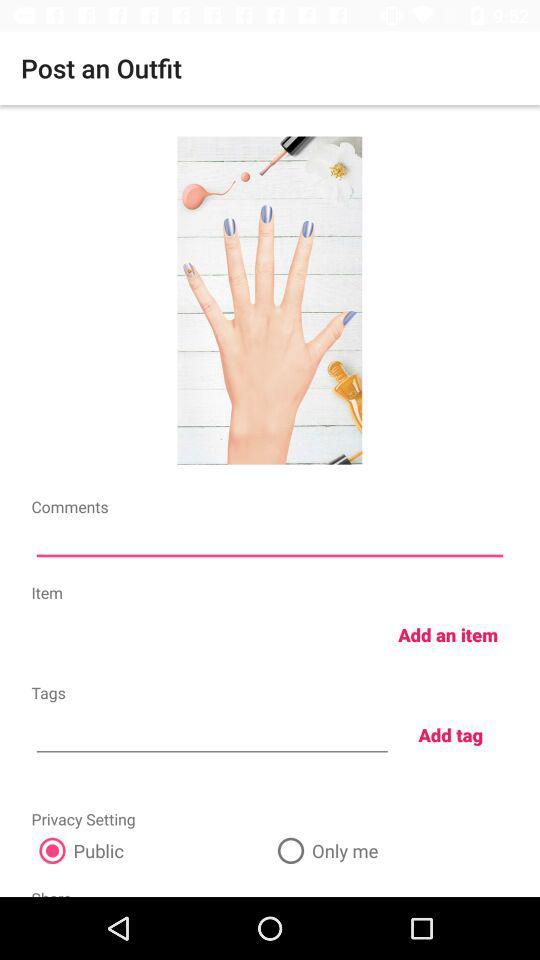  Describe the element at coordinates (450, 733) in the screenshot. I see `add tag icon` at that location.